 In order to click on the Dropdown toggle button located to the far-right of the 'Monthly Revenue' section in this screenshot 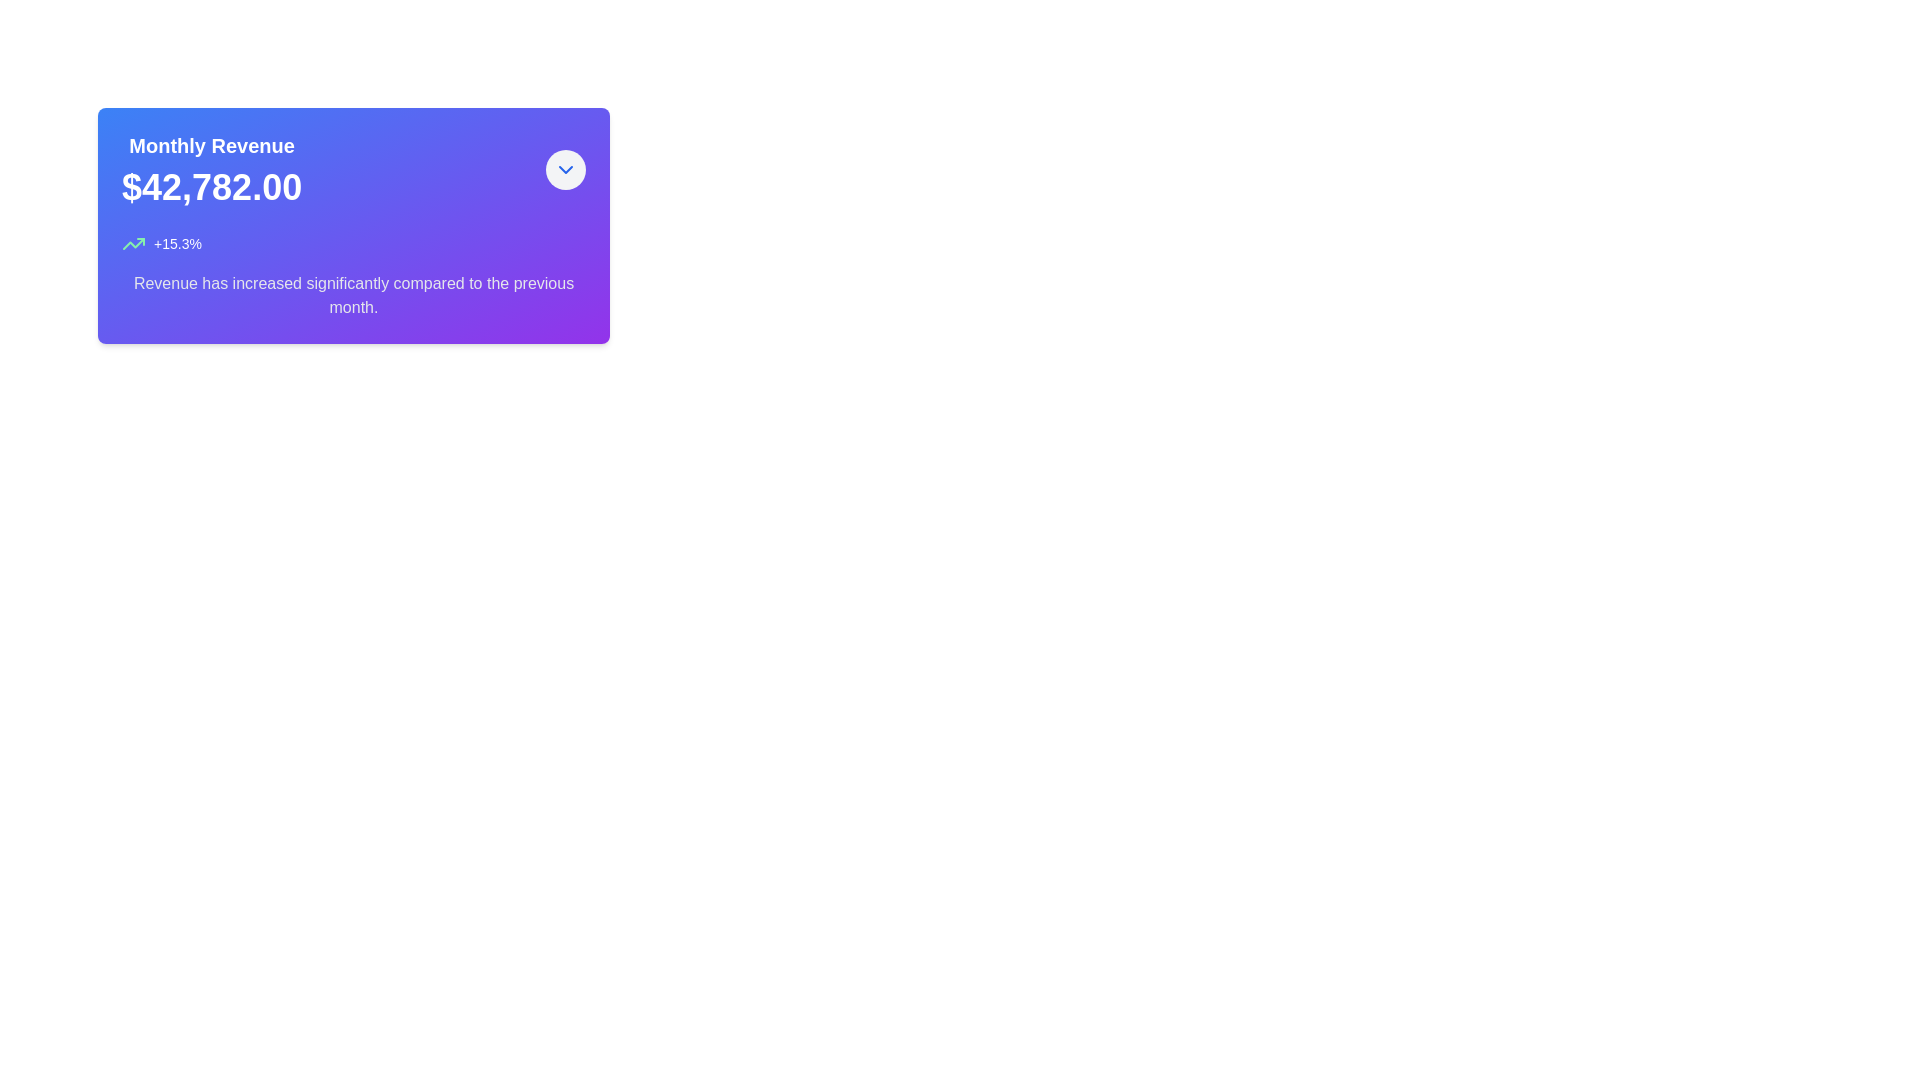, I will do `click(565, 168)`.